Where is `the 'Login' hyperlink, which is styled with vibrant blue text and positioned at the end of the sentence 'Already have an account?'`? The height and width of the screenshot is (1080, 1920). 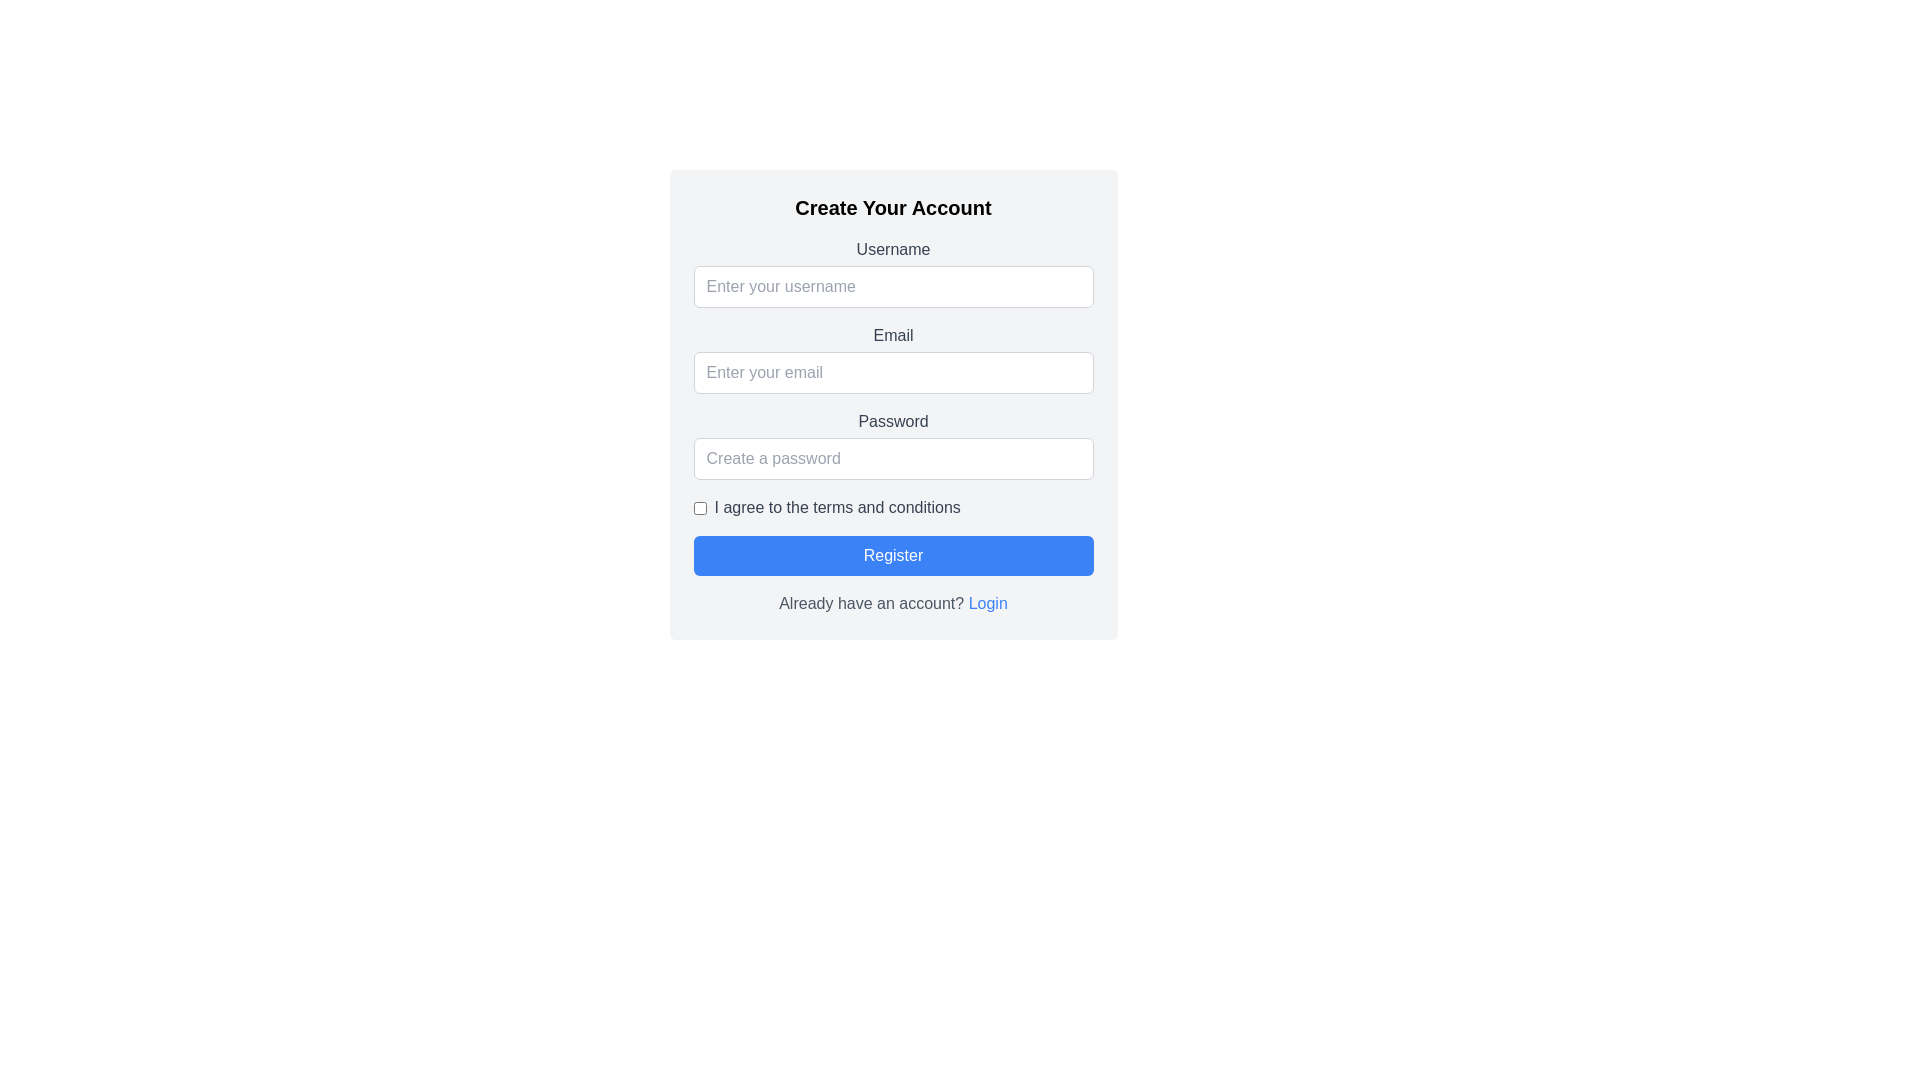 the 'Login' hyperlink, which is styled with vibrant blue text and positioned at the end of the sentence 'Already have an account?' is located at coordinates (988, 602).